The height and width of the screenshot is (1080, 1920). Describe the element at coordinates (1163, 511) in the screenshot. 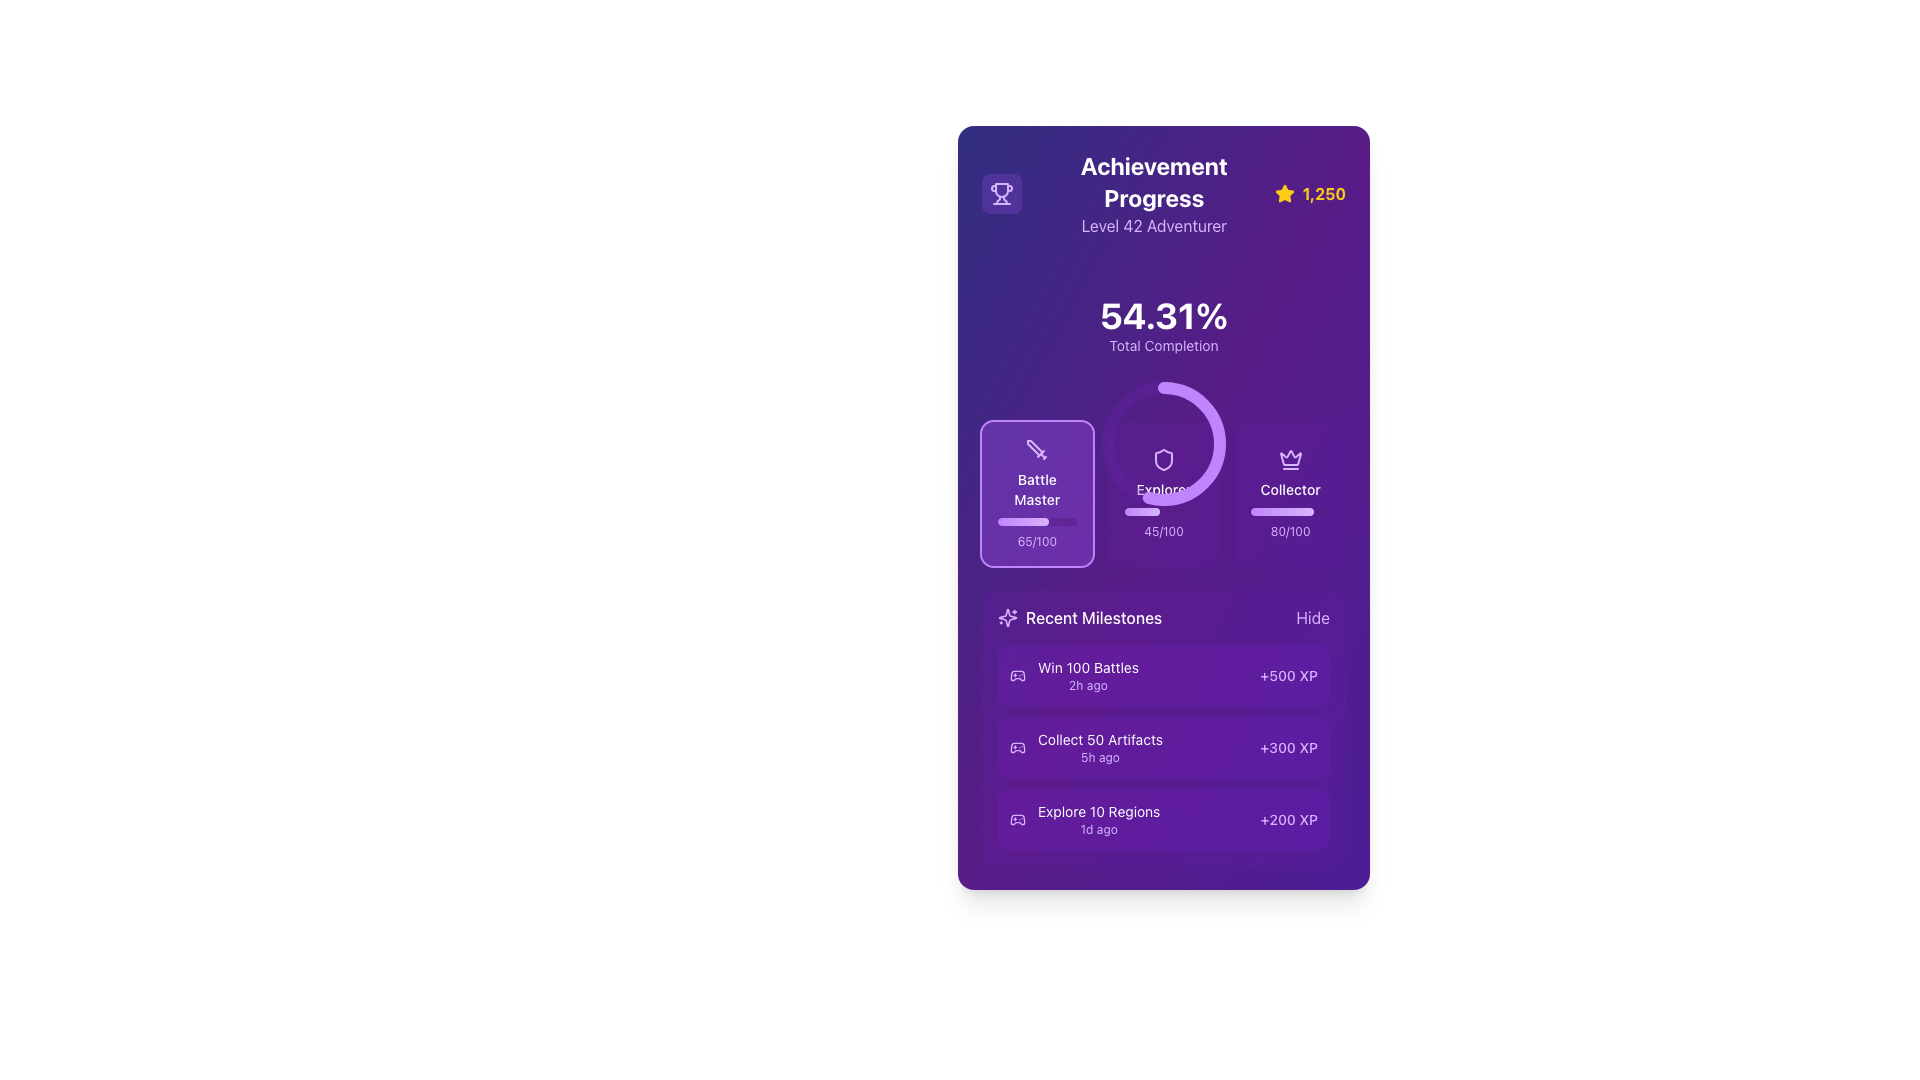

I see `the progress bar with a purple base and gradient fill, located below the 'Explorer' text and above the '45/100' indicator` at that location.